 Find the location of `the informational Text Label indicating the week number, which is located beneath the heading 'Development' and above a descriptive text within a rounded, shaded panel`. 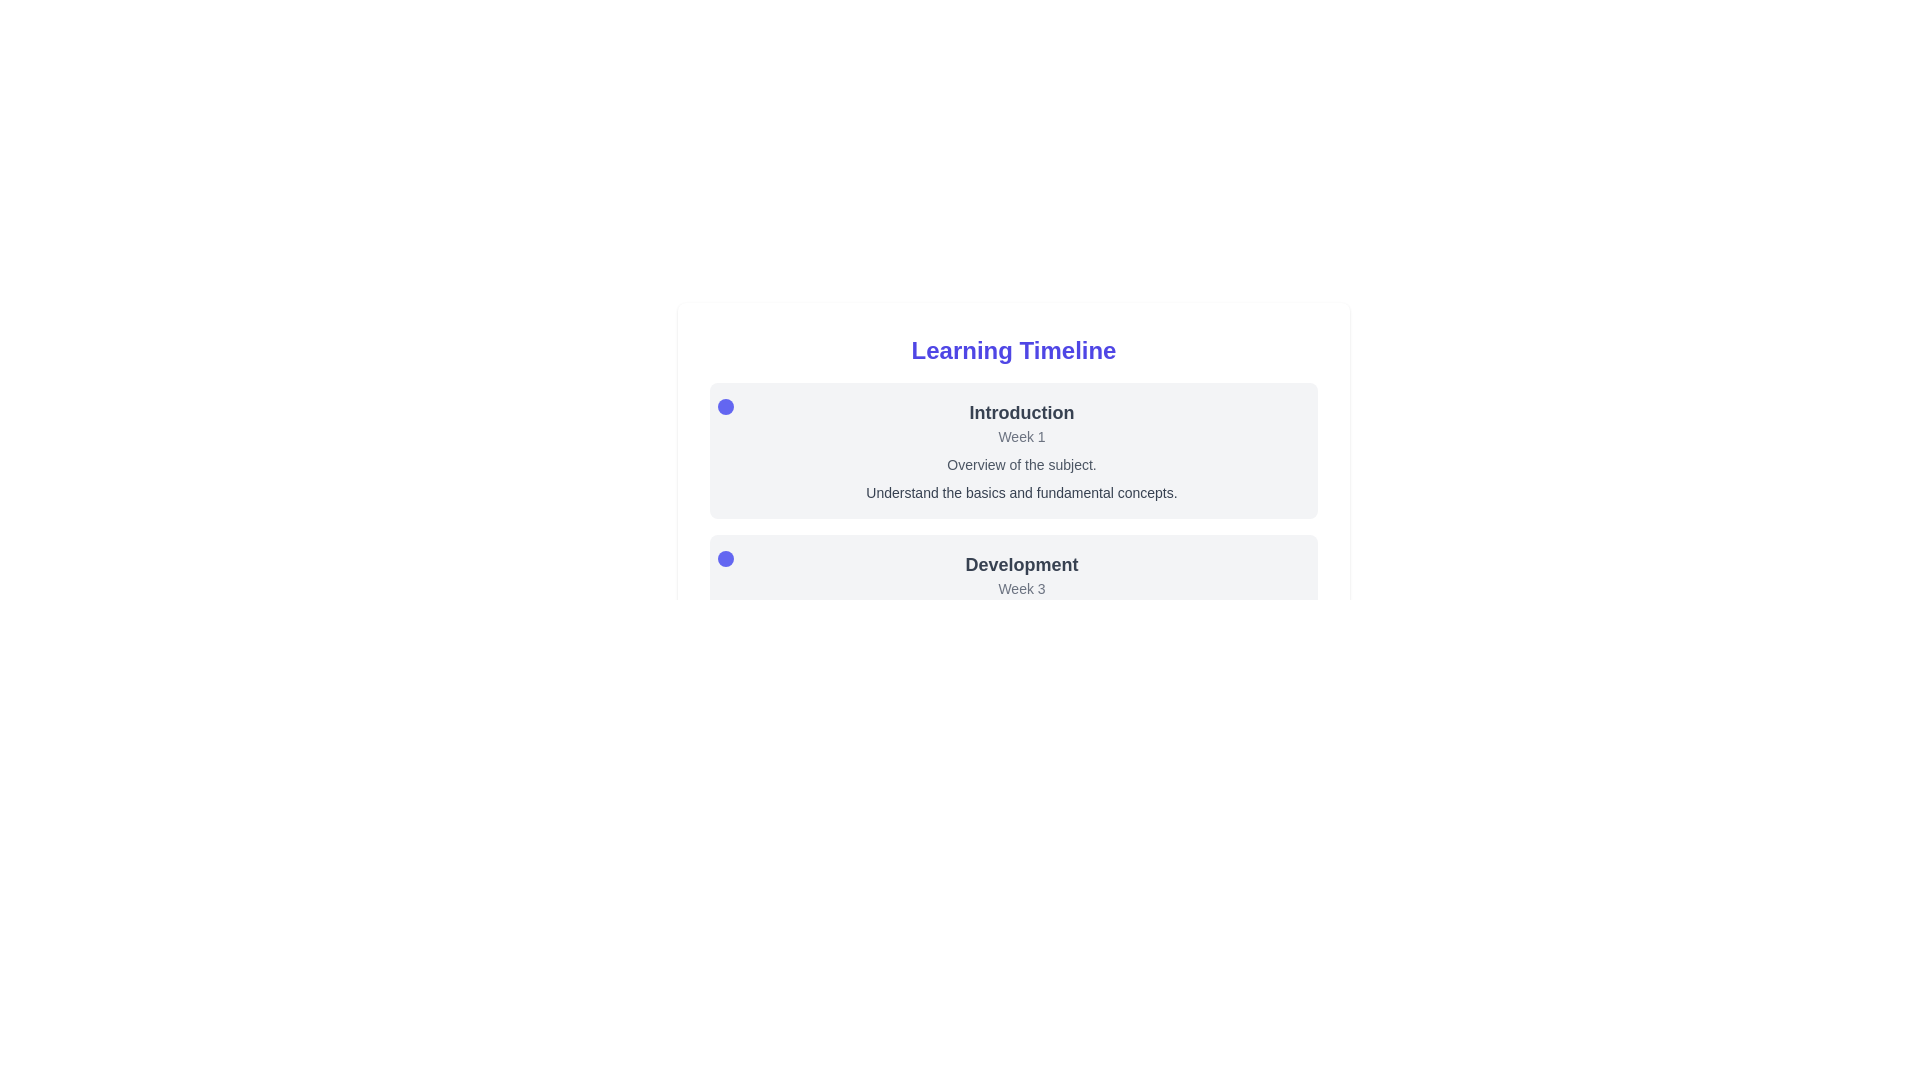

the informational Text Label indicating the week number, which is located beneath the heading 'Development' and above a descriptive text within a rounded, shaded panel is located at coordinates (1022, 588).